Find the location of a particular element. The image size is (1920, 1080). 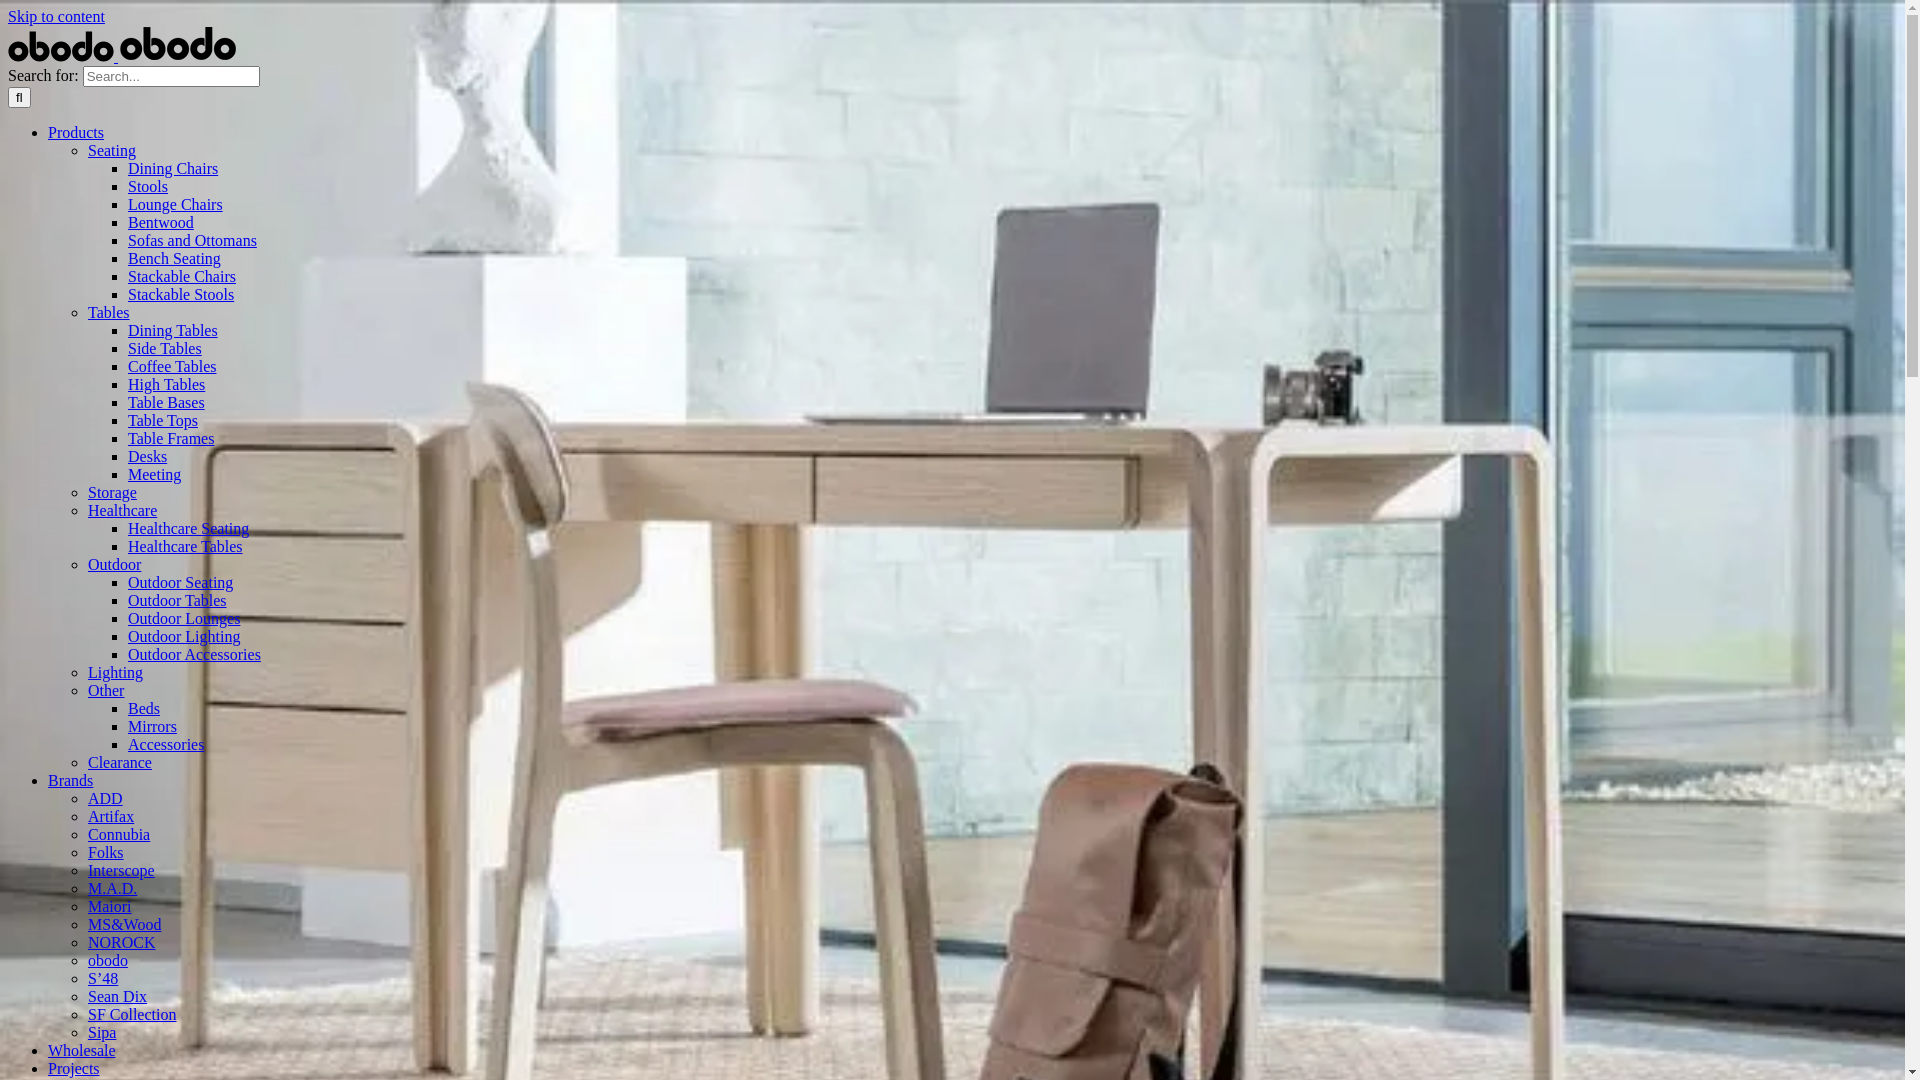

'SF Collection' is located at coordinates (130, 1014).